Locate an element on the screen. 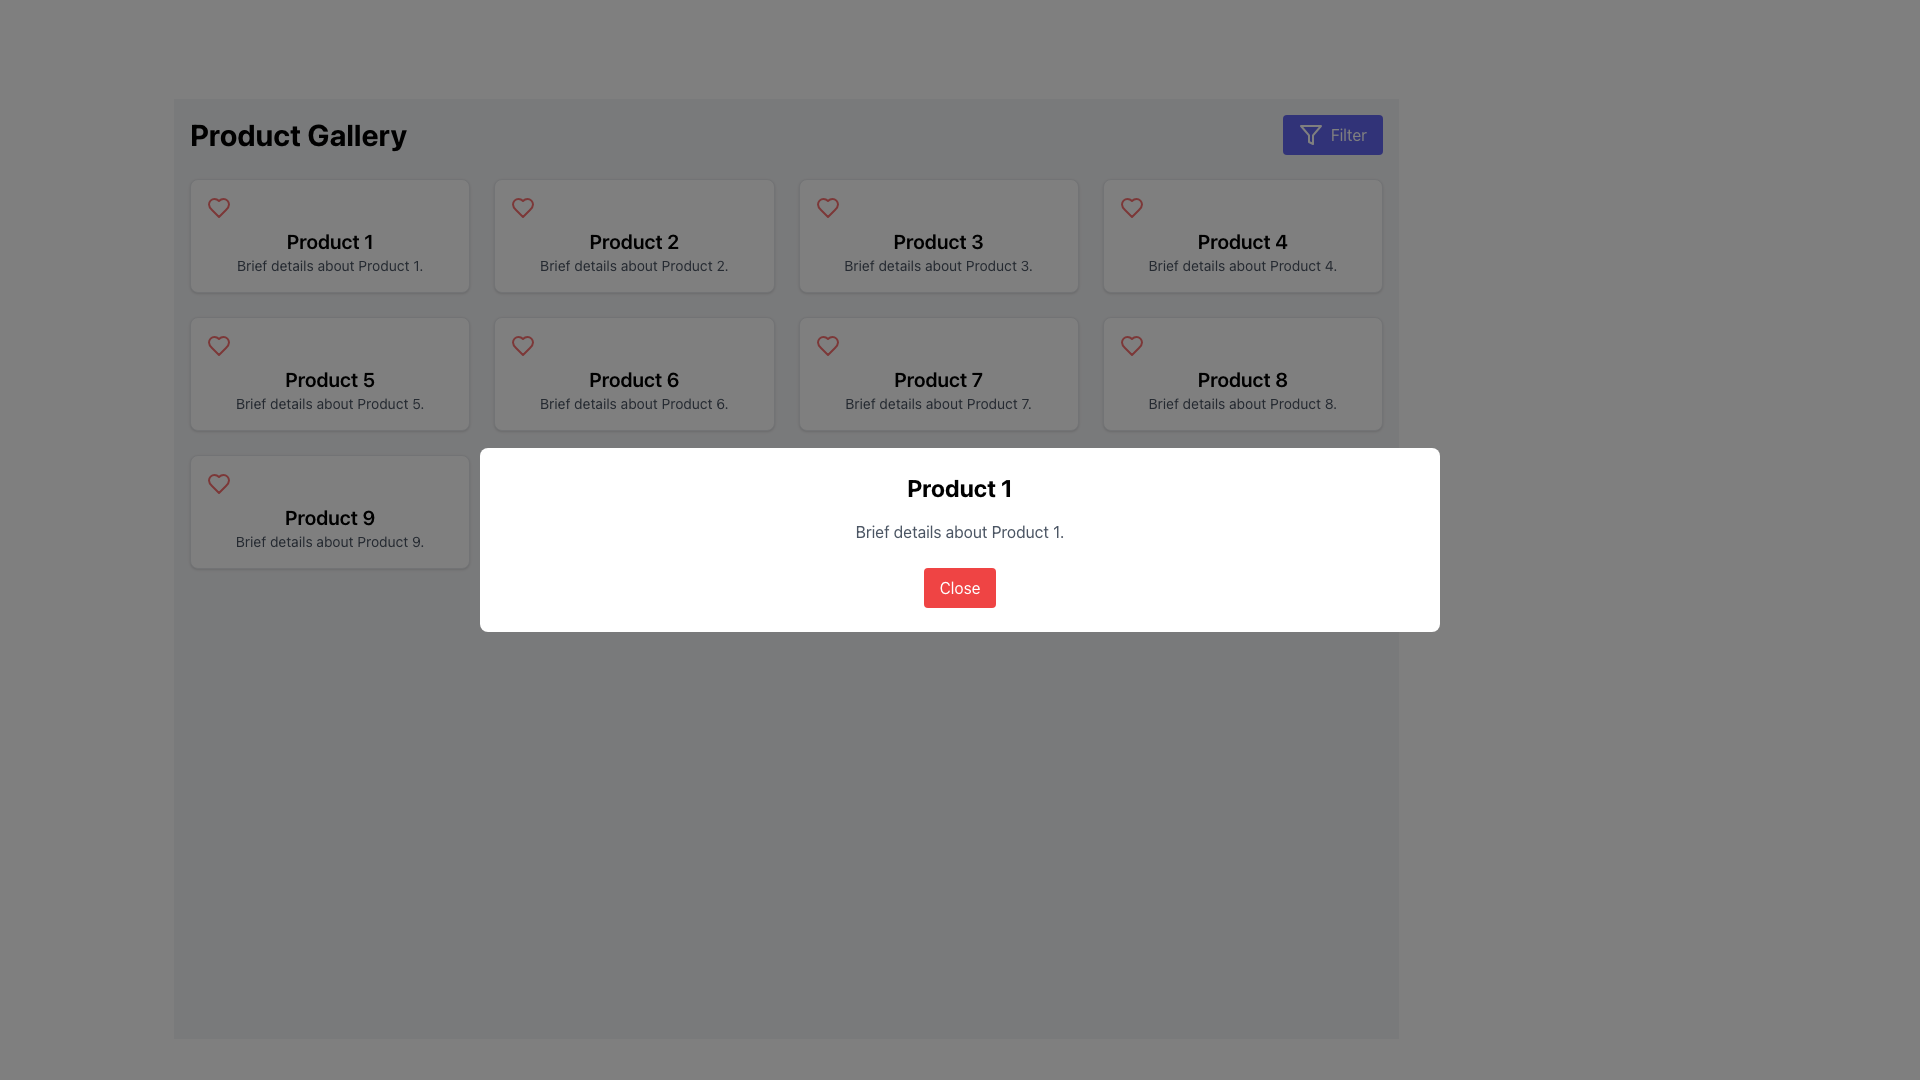 The width and height of the screenshot is (1920, 1080). the static text element labeled 'Product 5', which serves as the title for the item in the second row and first column of the grid layout is located at coordinates (330, 380).